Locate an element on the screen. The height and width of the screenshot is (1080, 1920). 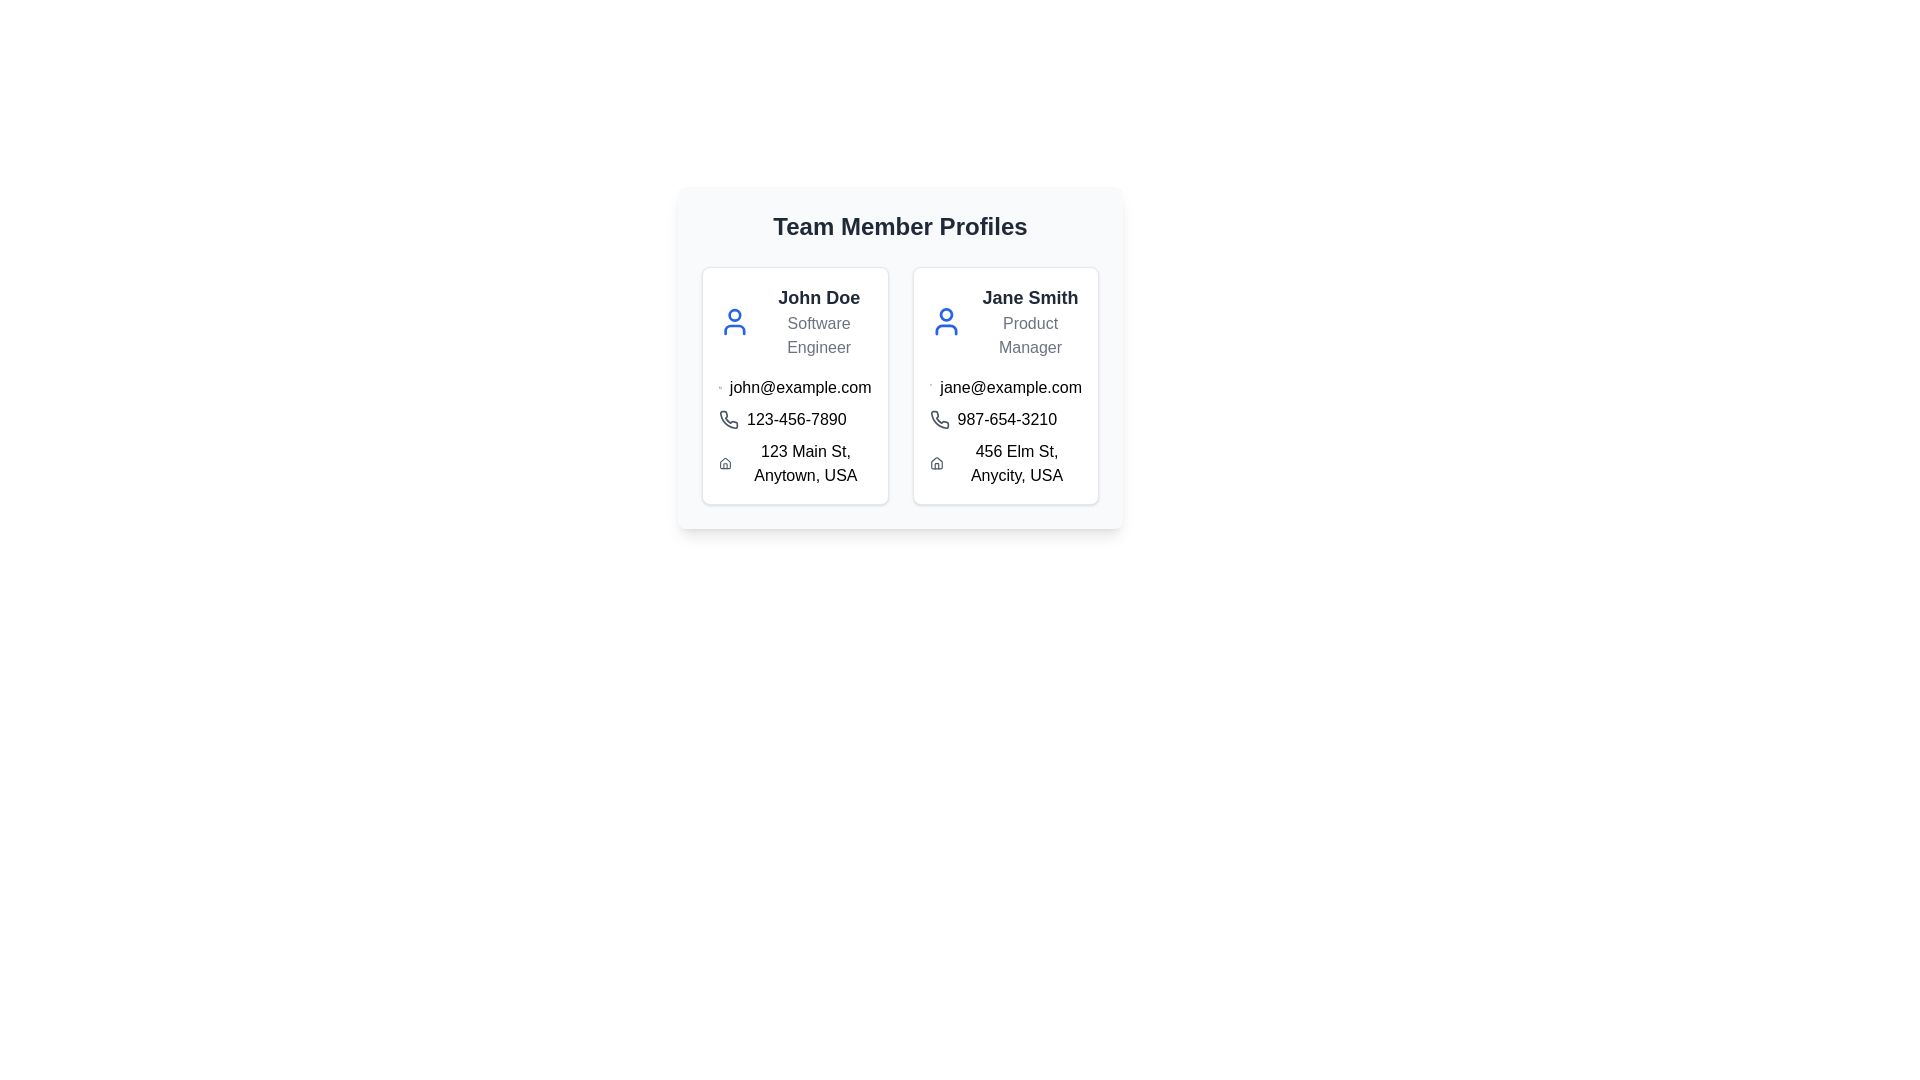
the text display element that shows 'Jane Smith' and 'Product Manager' in a card layout located in the second, right-hand card is located at coordinates (1030, 320).